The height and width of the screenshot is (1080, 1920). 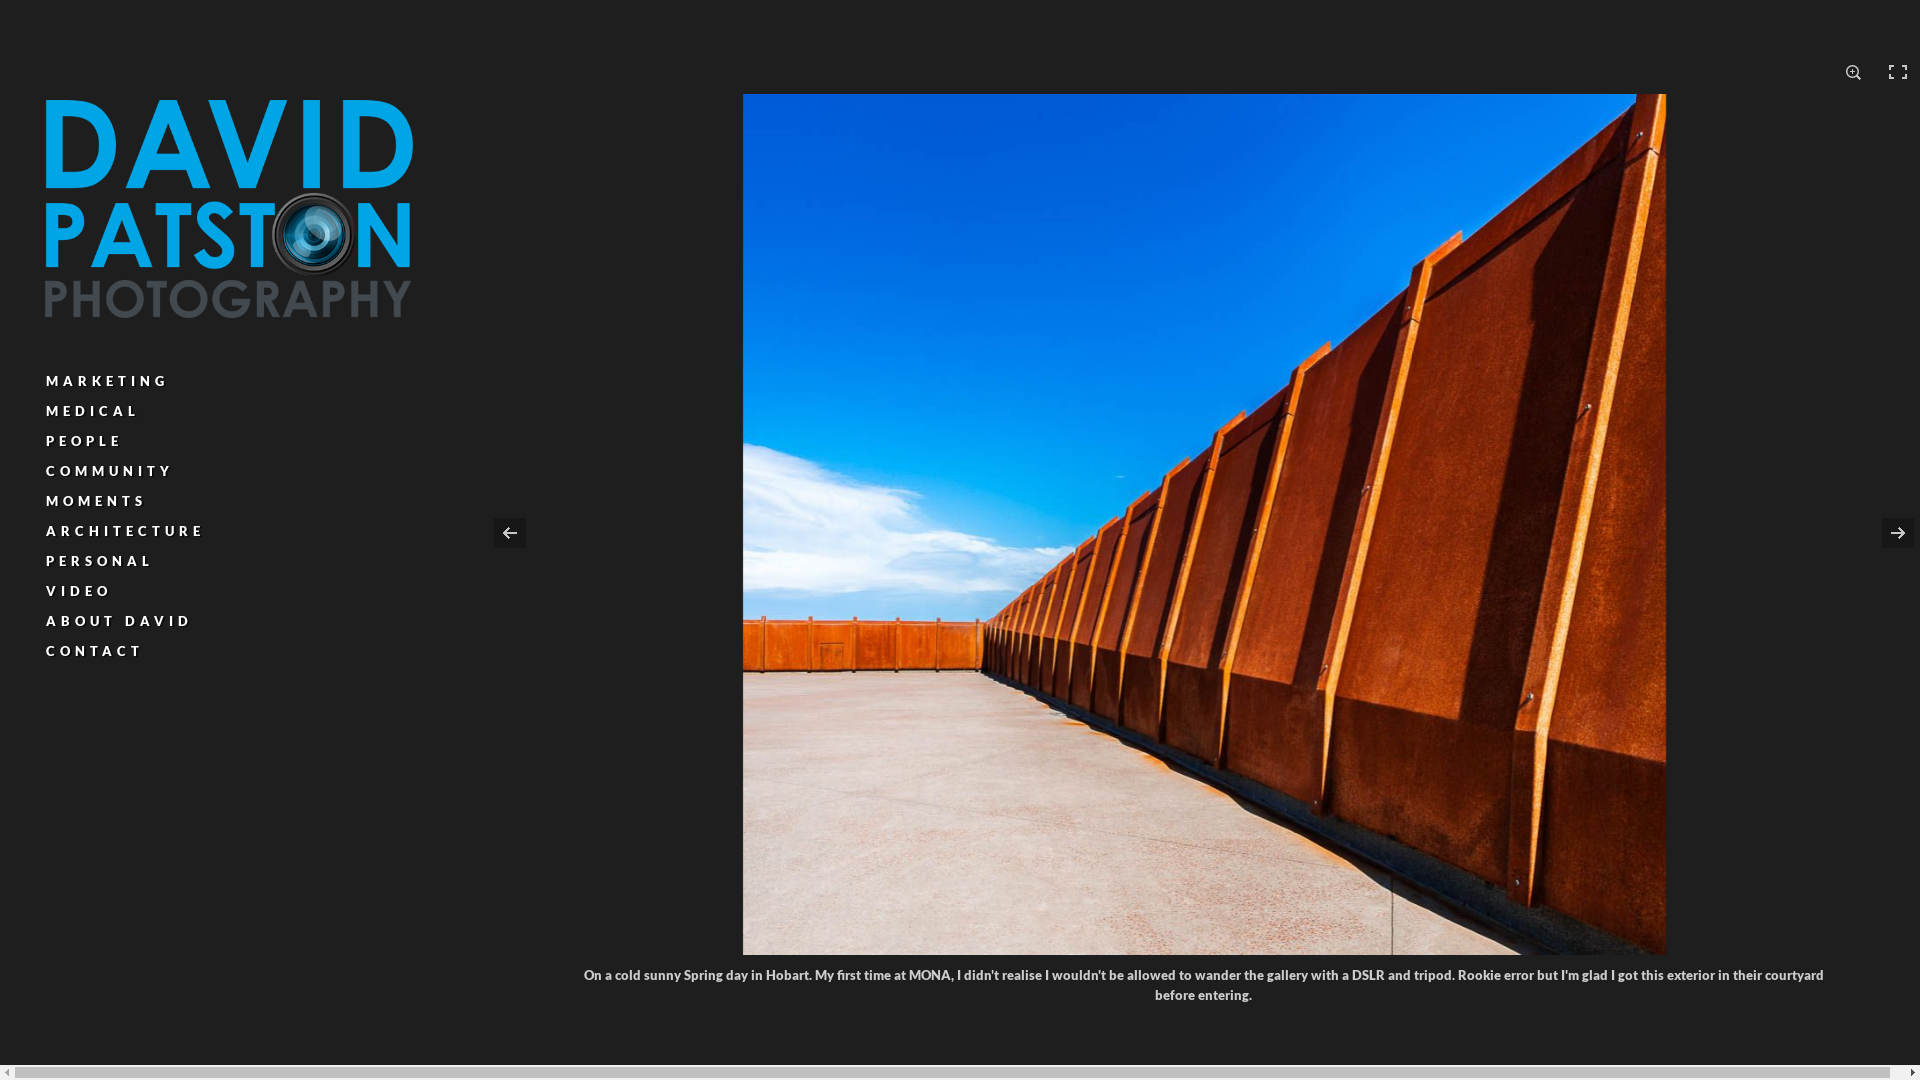 What do you see at coordinates (46, 589) in the screenshot?
I see `'VIDEO'` at bounding box center [46, 589].